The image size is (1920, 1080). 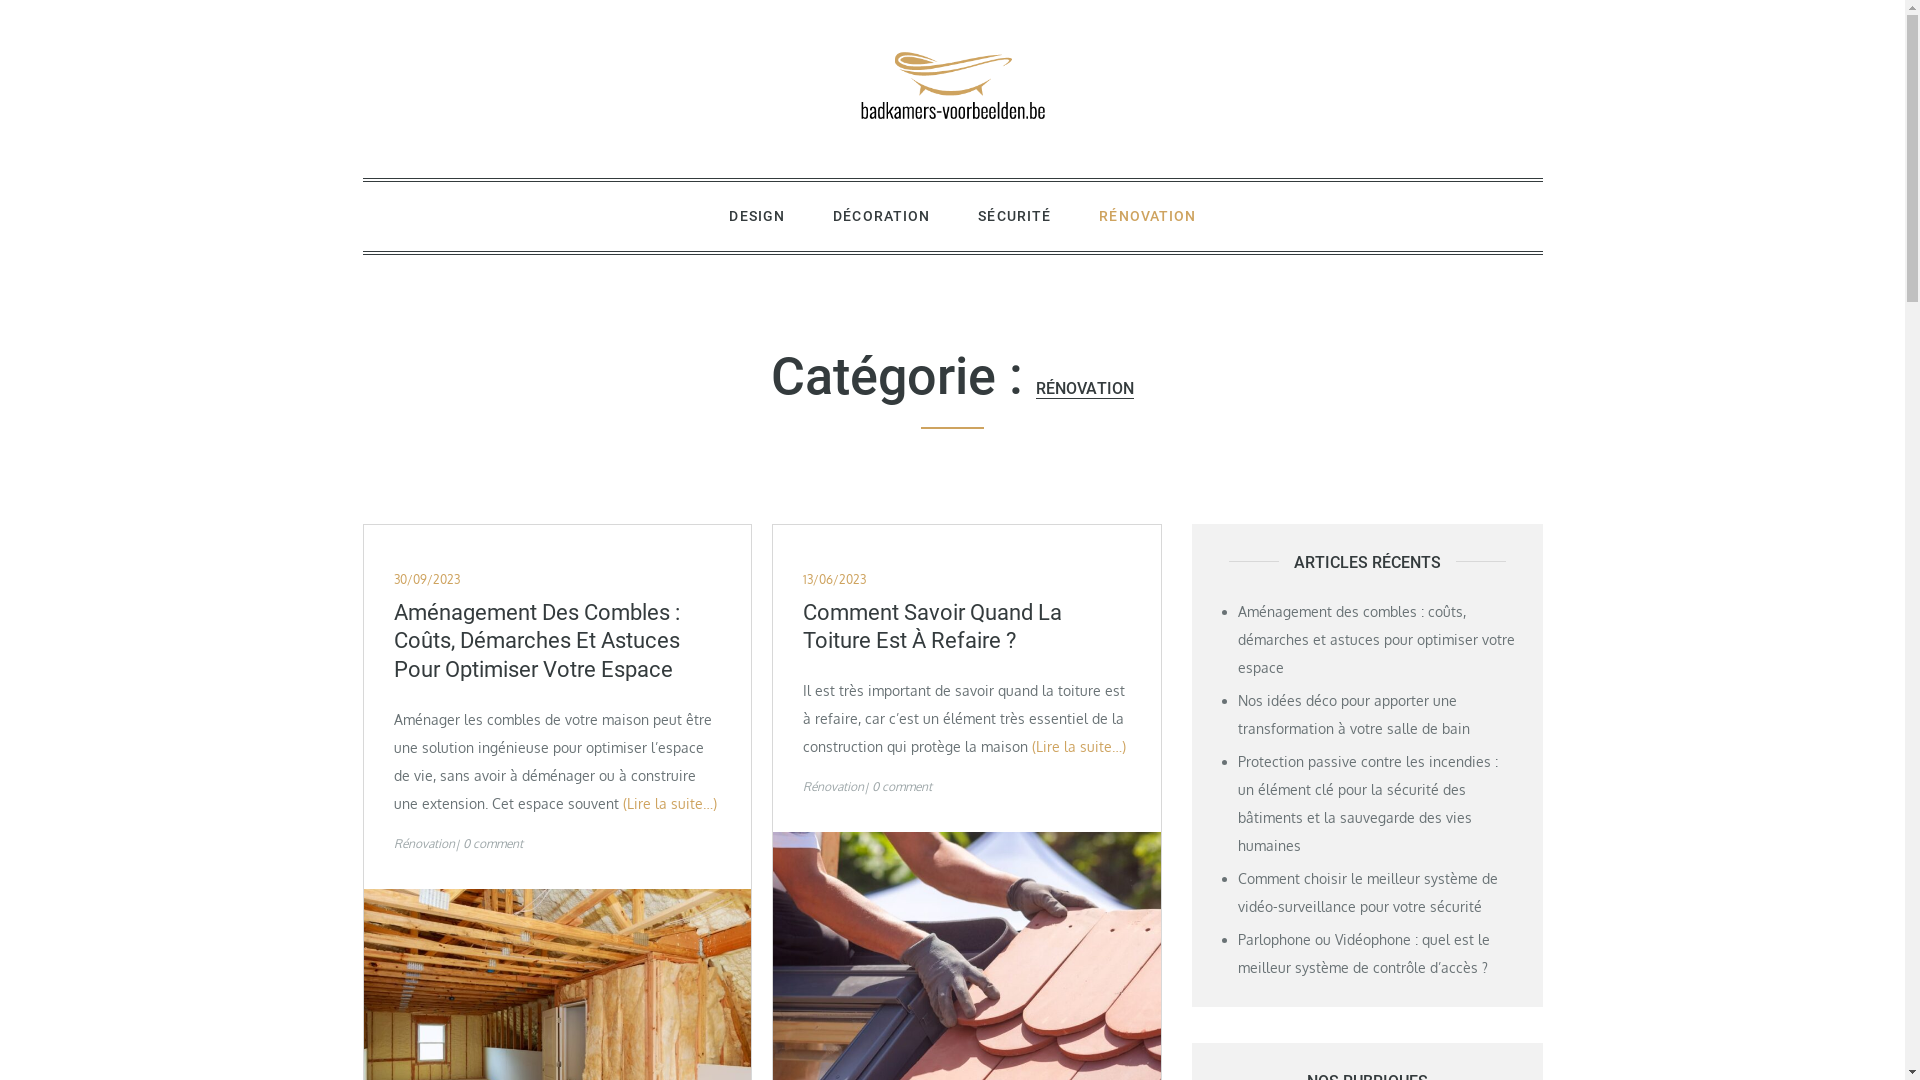 I want to click on '0 comment', so click(x=901, y=785).